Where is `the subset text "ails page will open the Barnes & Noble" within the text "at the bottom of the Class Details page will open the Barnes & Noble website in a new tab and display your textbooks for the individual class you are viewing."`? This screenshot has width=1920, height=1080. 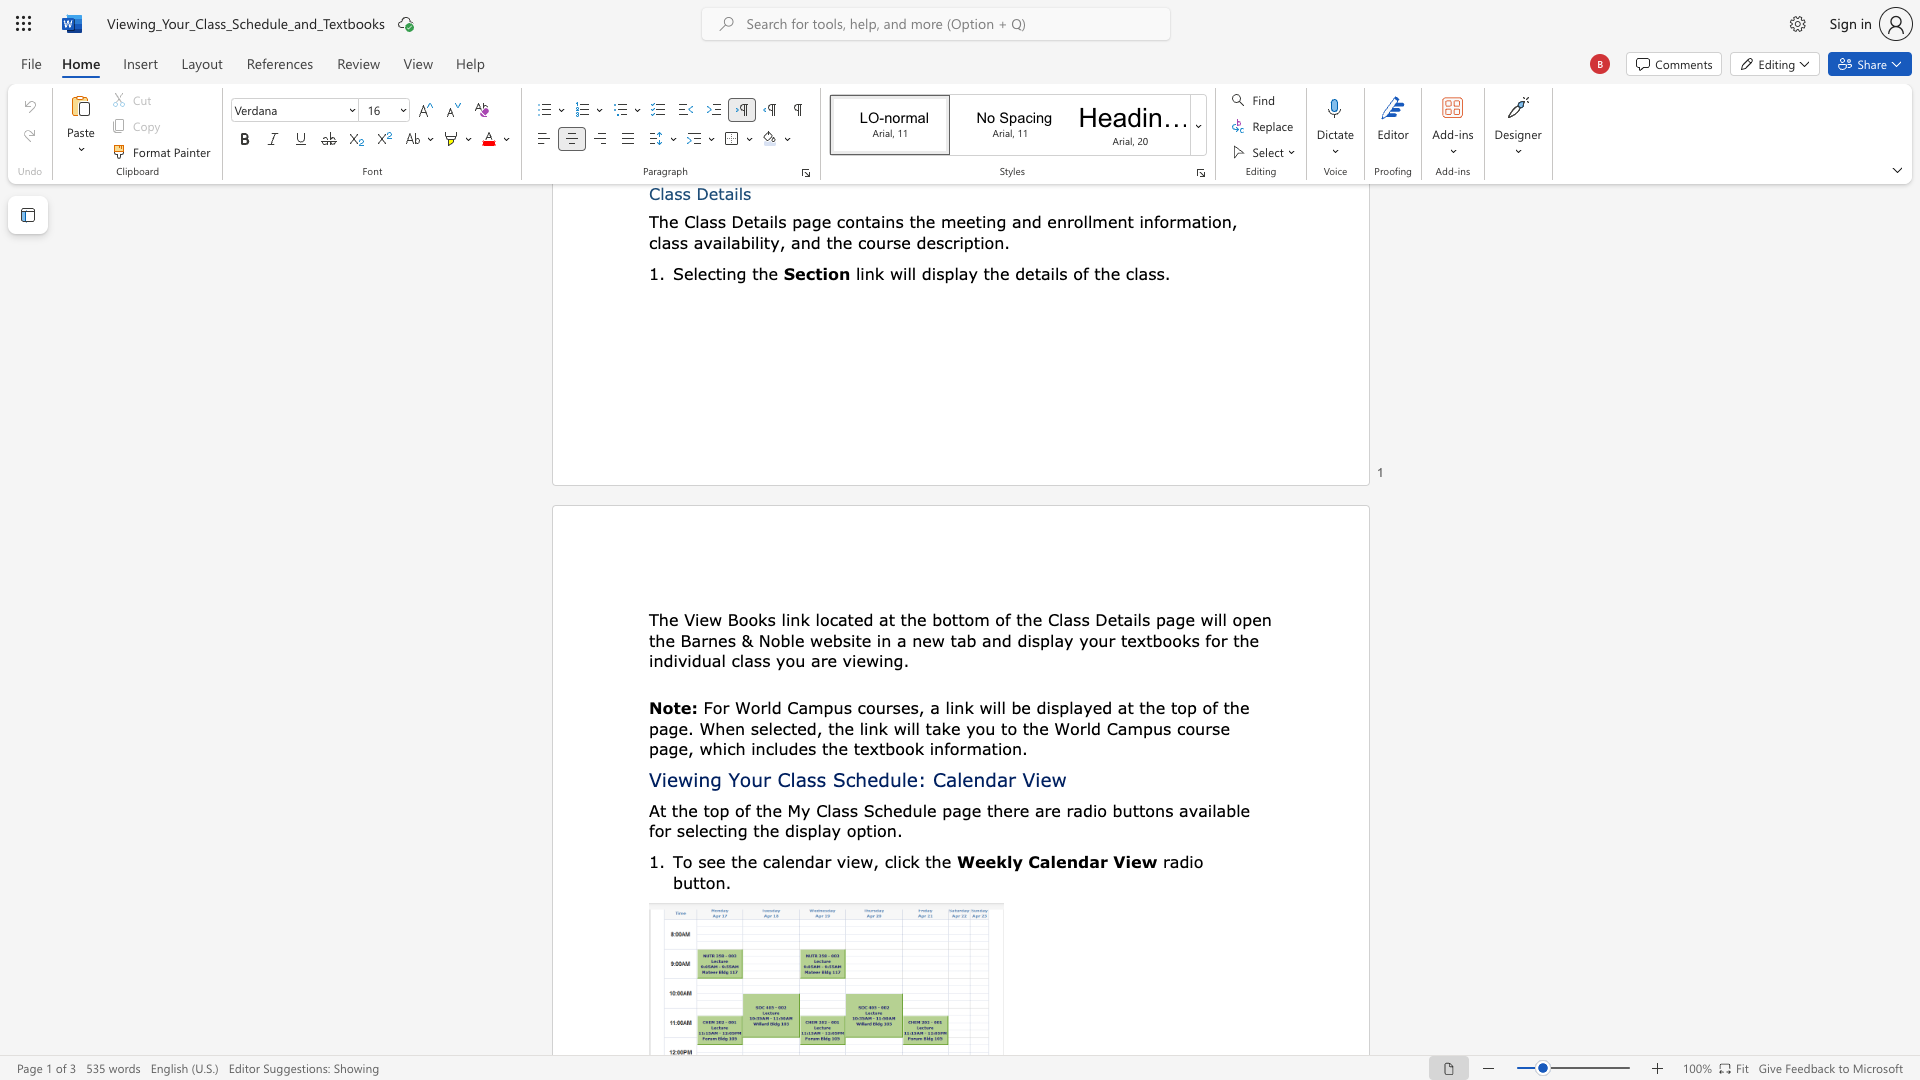 the subset text "ails page will open the Barnes & Noble" within the text "at the bottom of the Class Details page will open the Barnes & Noble website in a new tab and display your textbooks for the individual class you are viewing." is located at coordinates (1123, 618).